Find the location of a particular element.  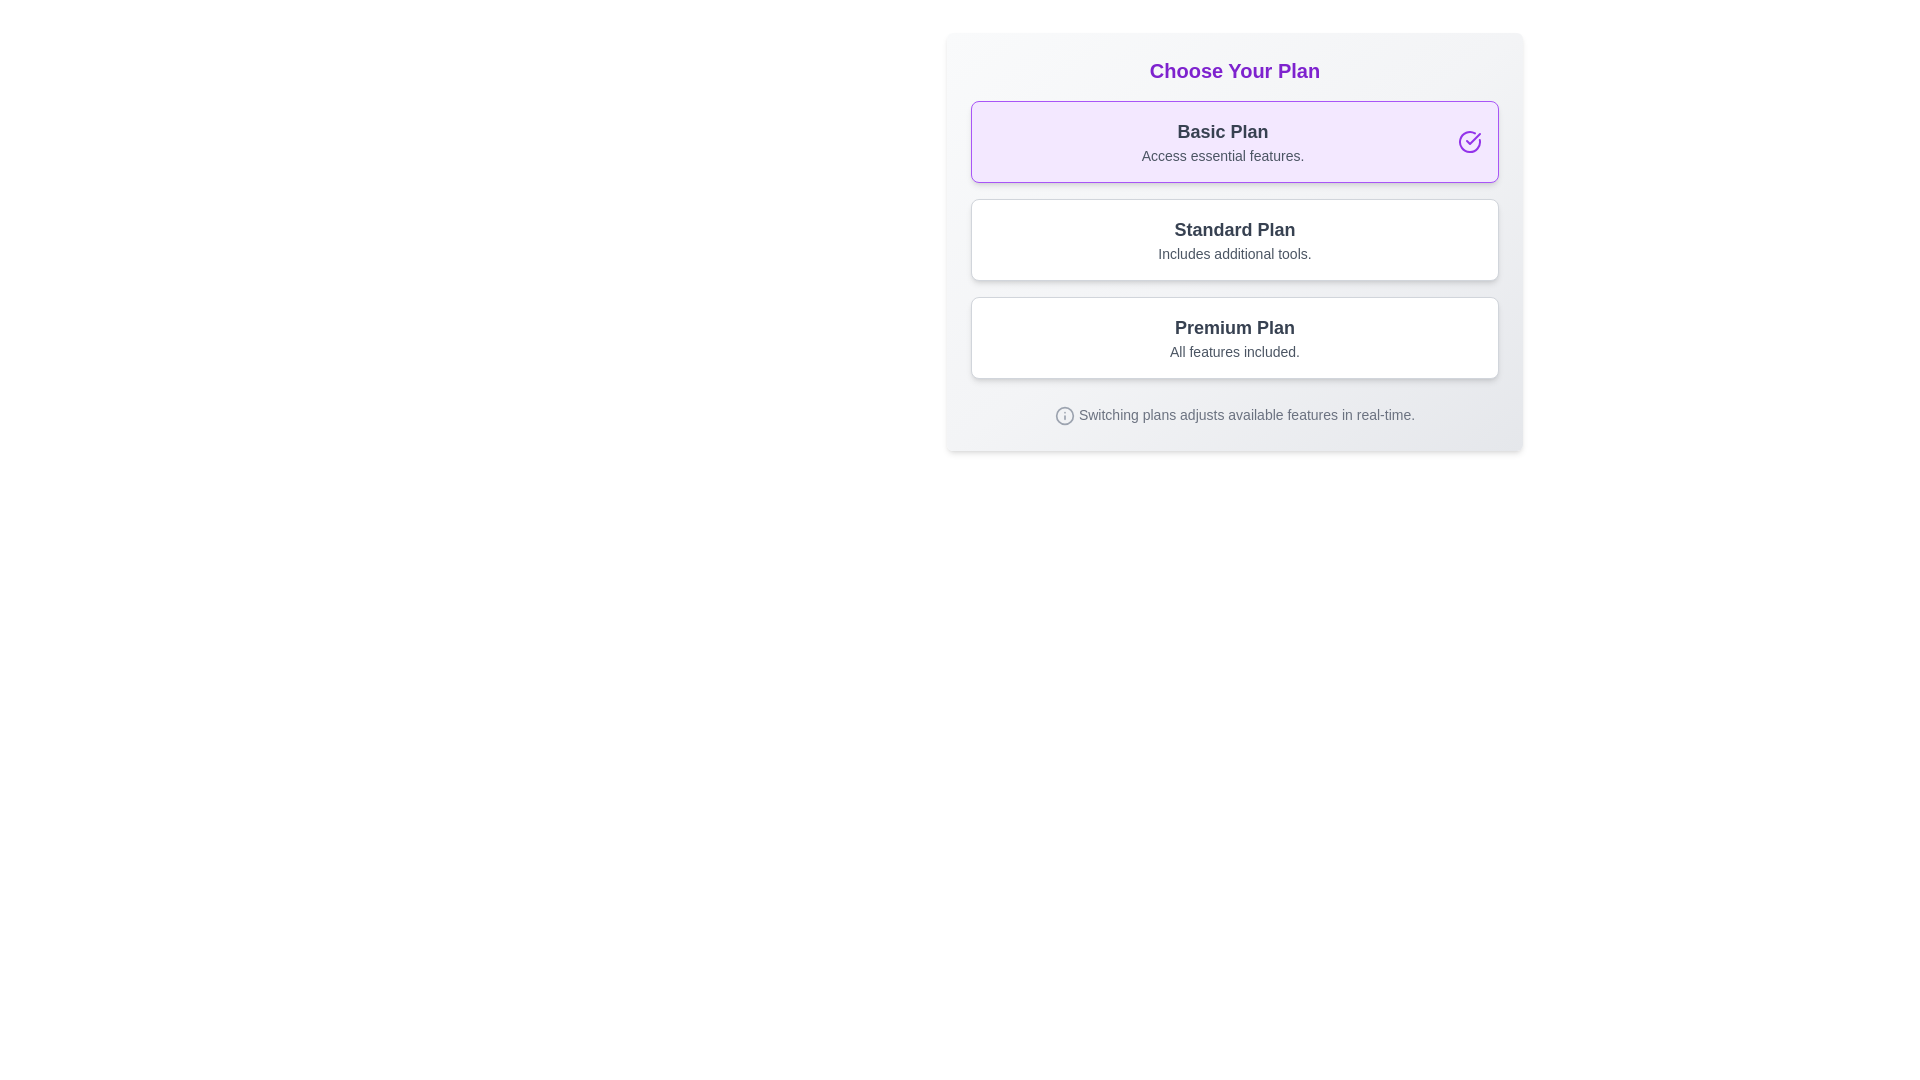

the text label reading 'Includes additional tools.' located below the 'Standard Plan' heading in the second card of the plan options is located at coordinates (1233, 253).